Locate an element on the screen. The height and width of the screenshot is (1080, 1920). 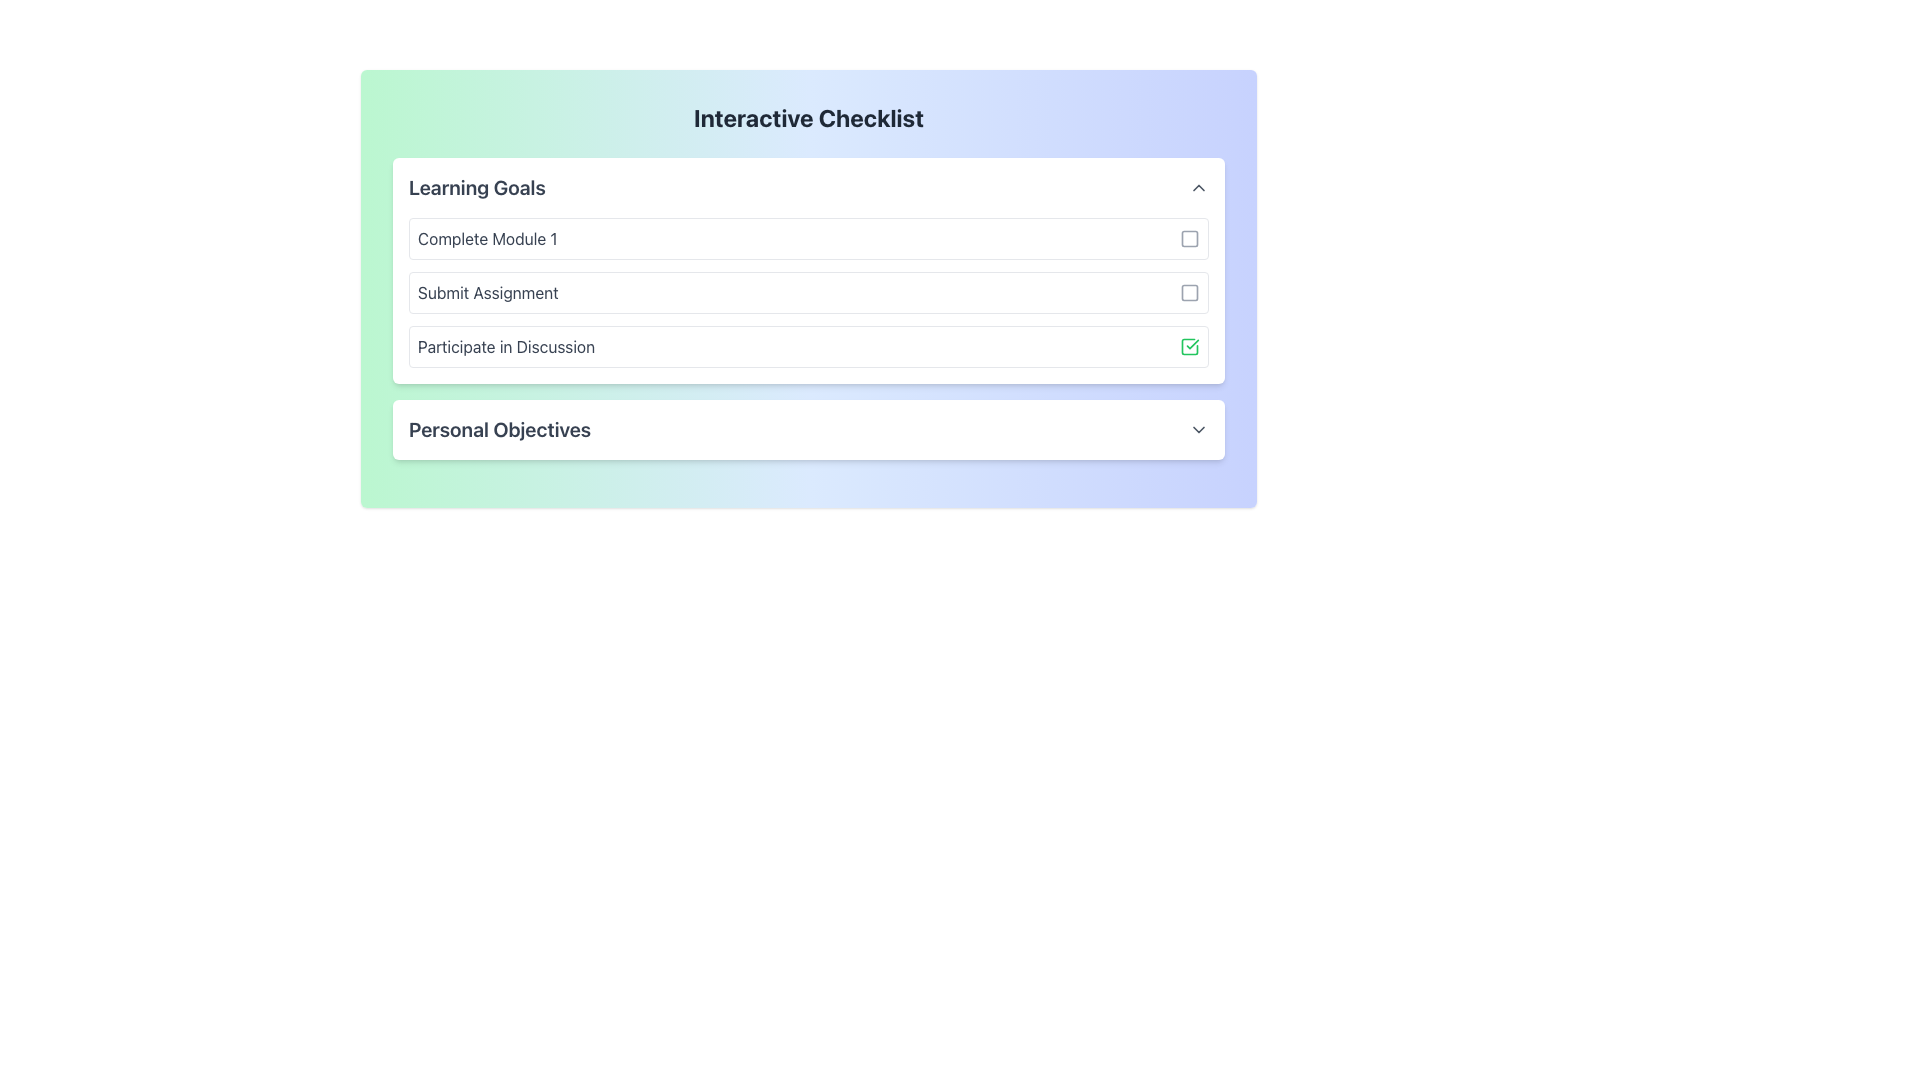
the inner square of the checkbox for the 'Complete Module 1' entry in the 'Learning Goals' section is located at coordinates (1190, 238).